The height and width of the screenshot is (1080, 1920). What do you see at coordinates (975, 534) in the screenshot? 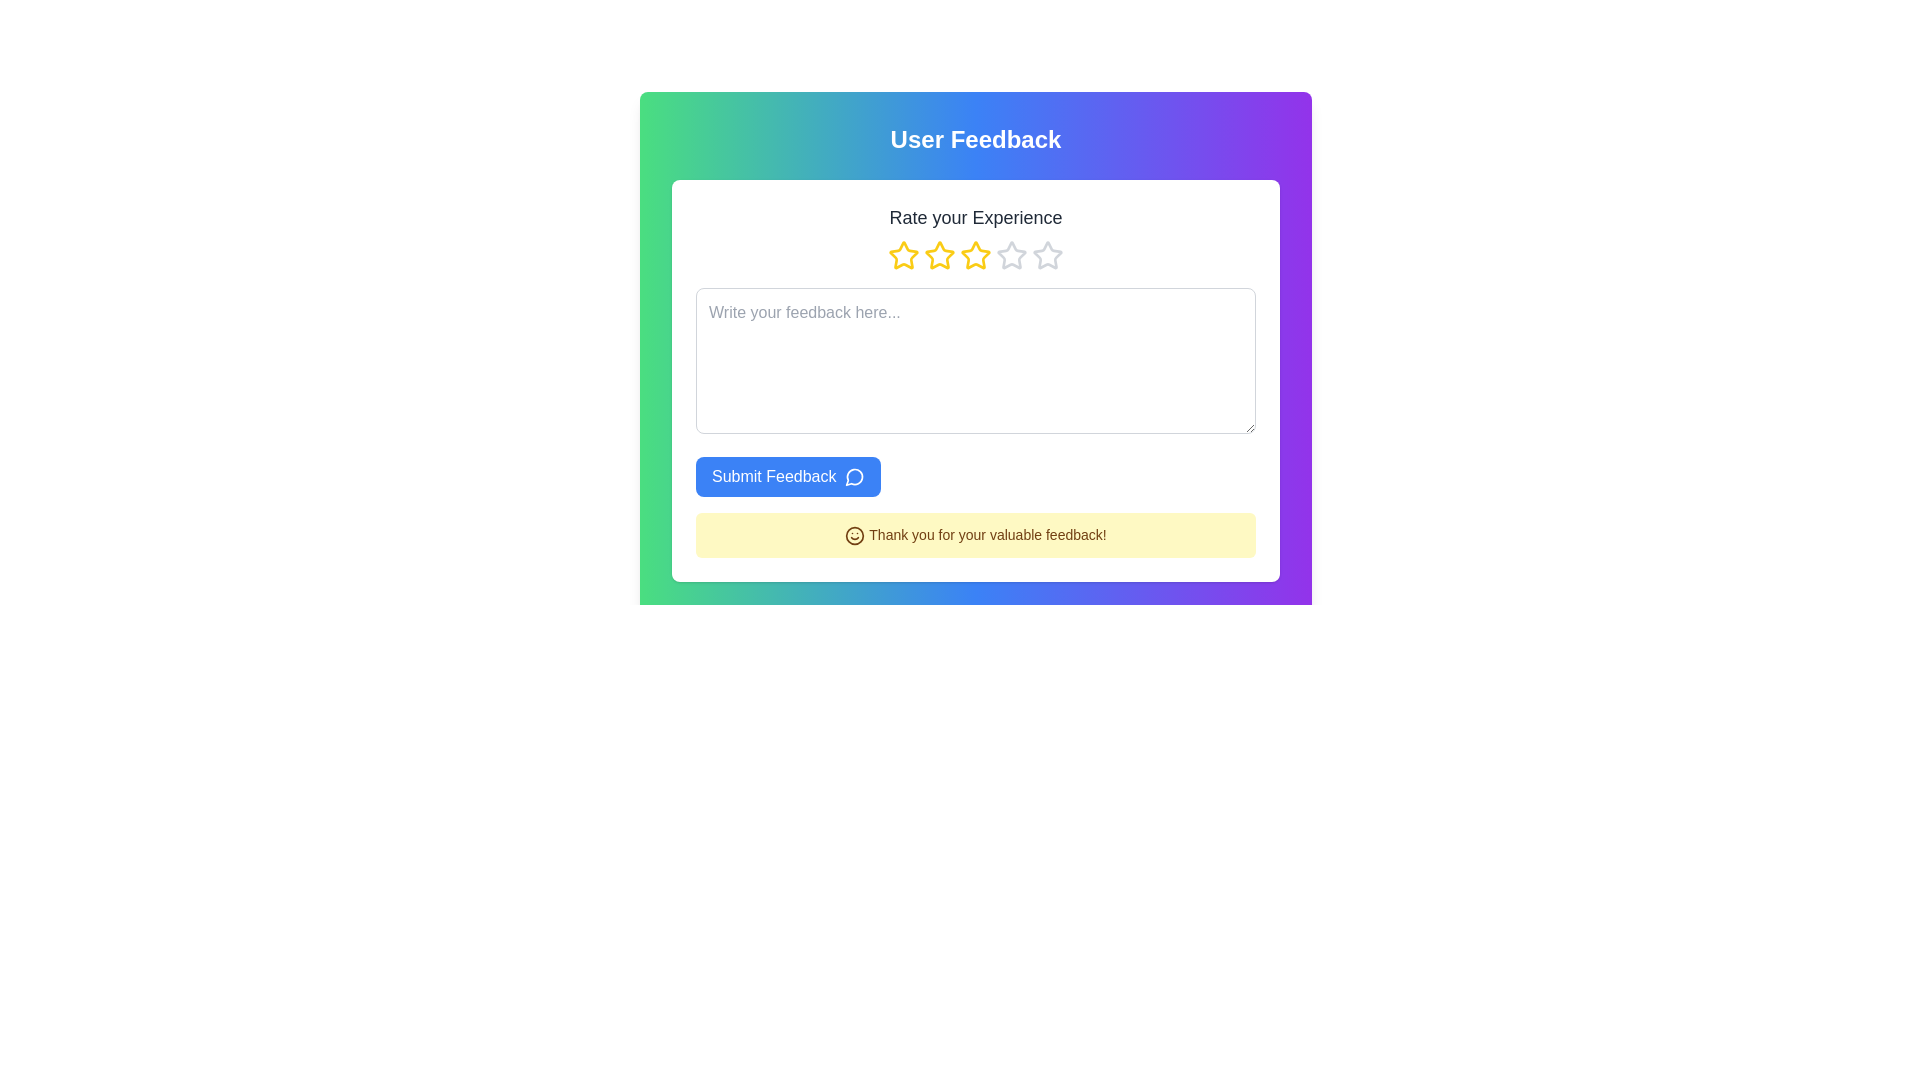
I see `the Informational Message that thanks users after feedback submission, located beneath the blue 'Submit Feedback' button` at bounding box center [975, 534].